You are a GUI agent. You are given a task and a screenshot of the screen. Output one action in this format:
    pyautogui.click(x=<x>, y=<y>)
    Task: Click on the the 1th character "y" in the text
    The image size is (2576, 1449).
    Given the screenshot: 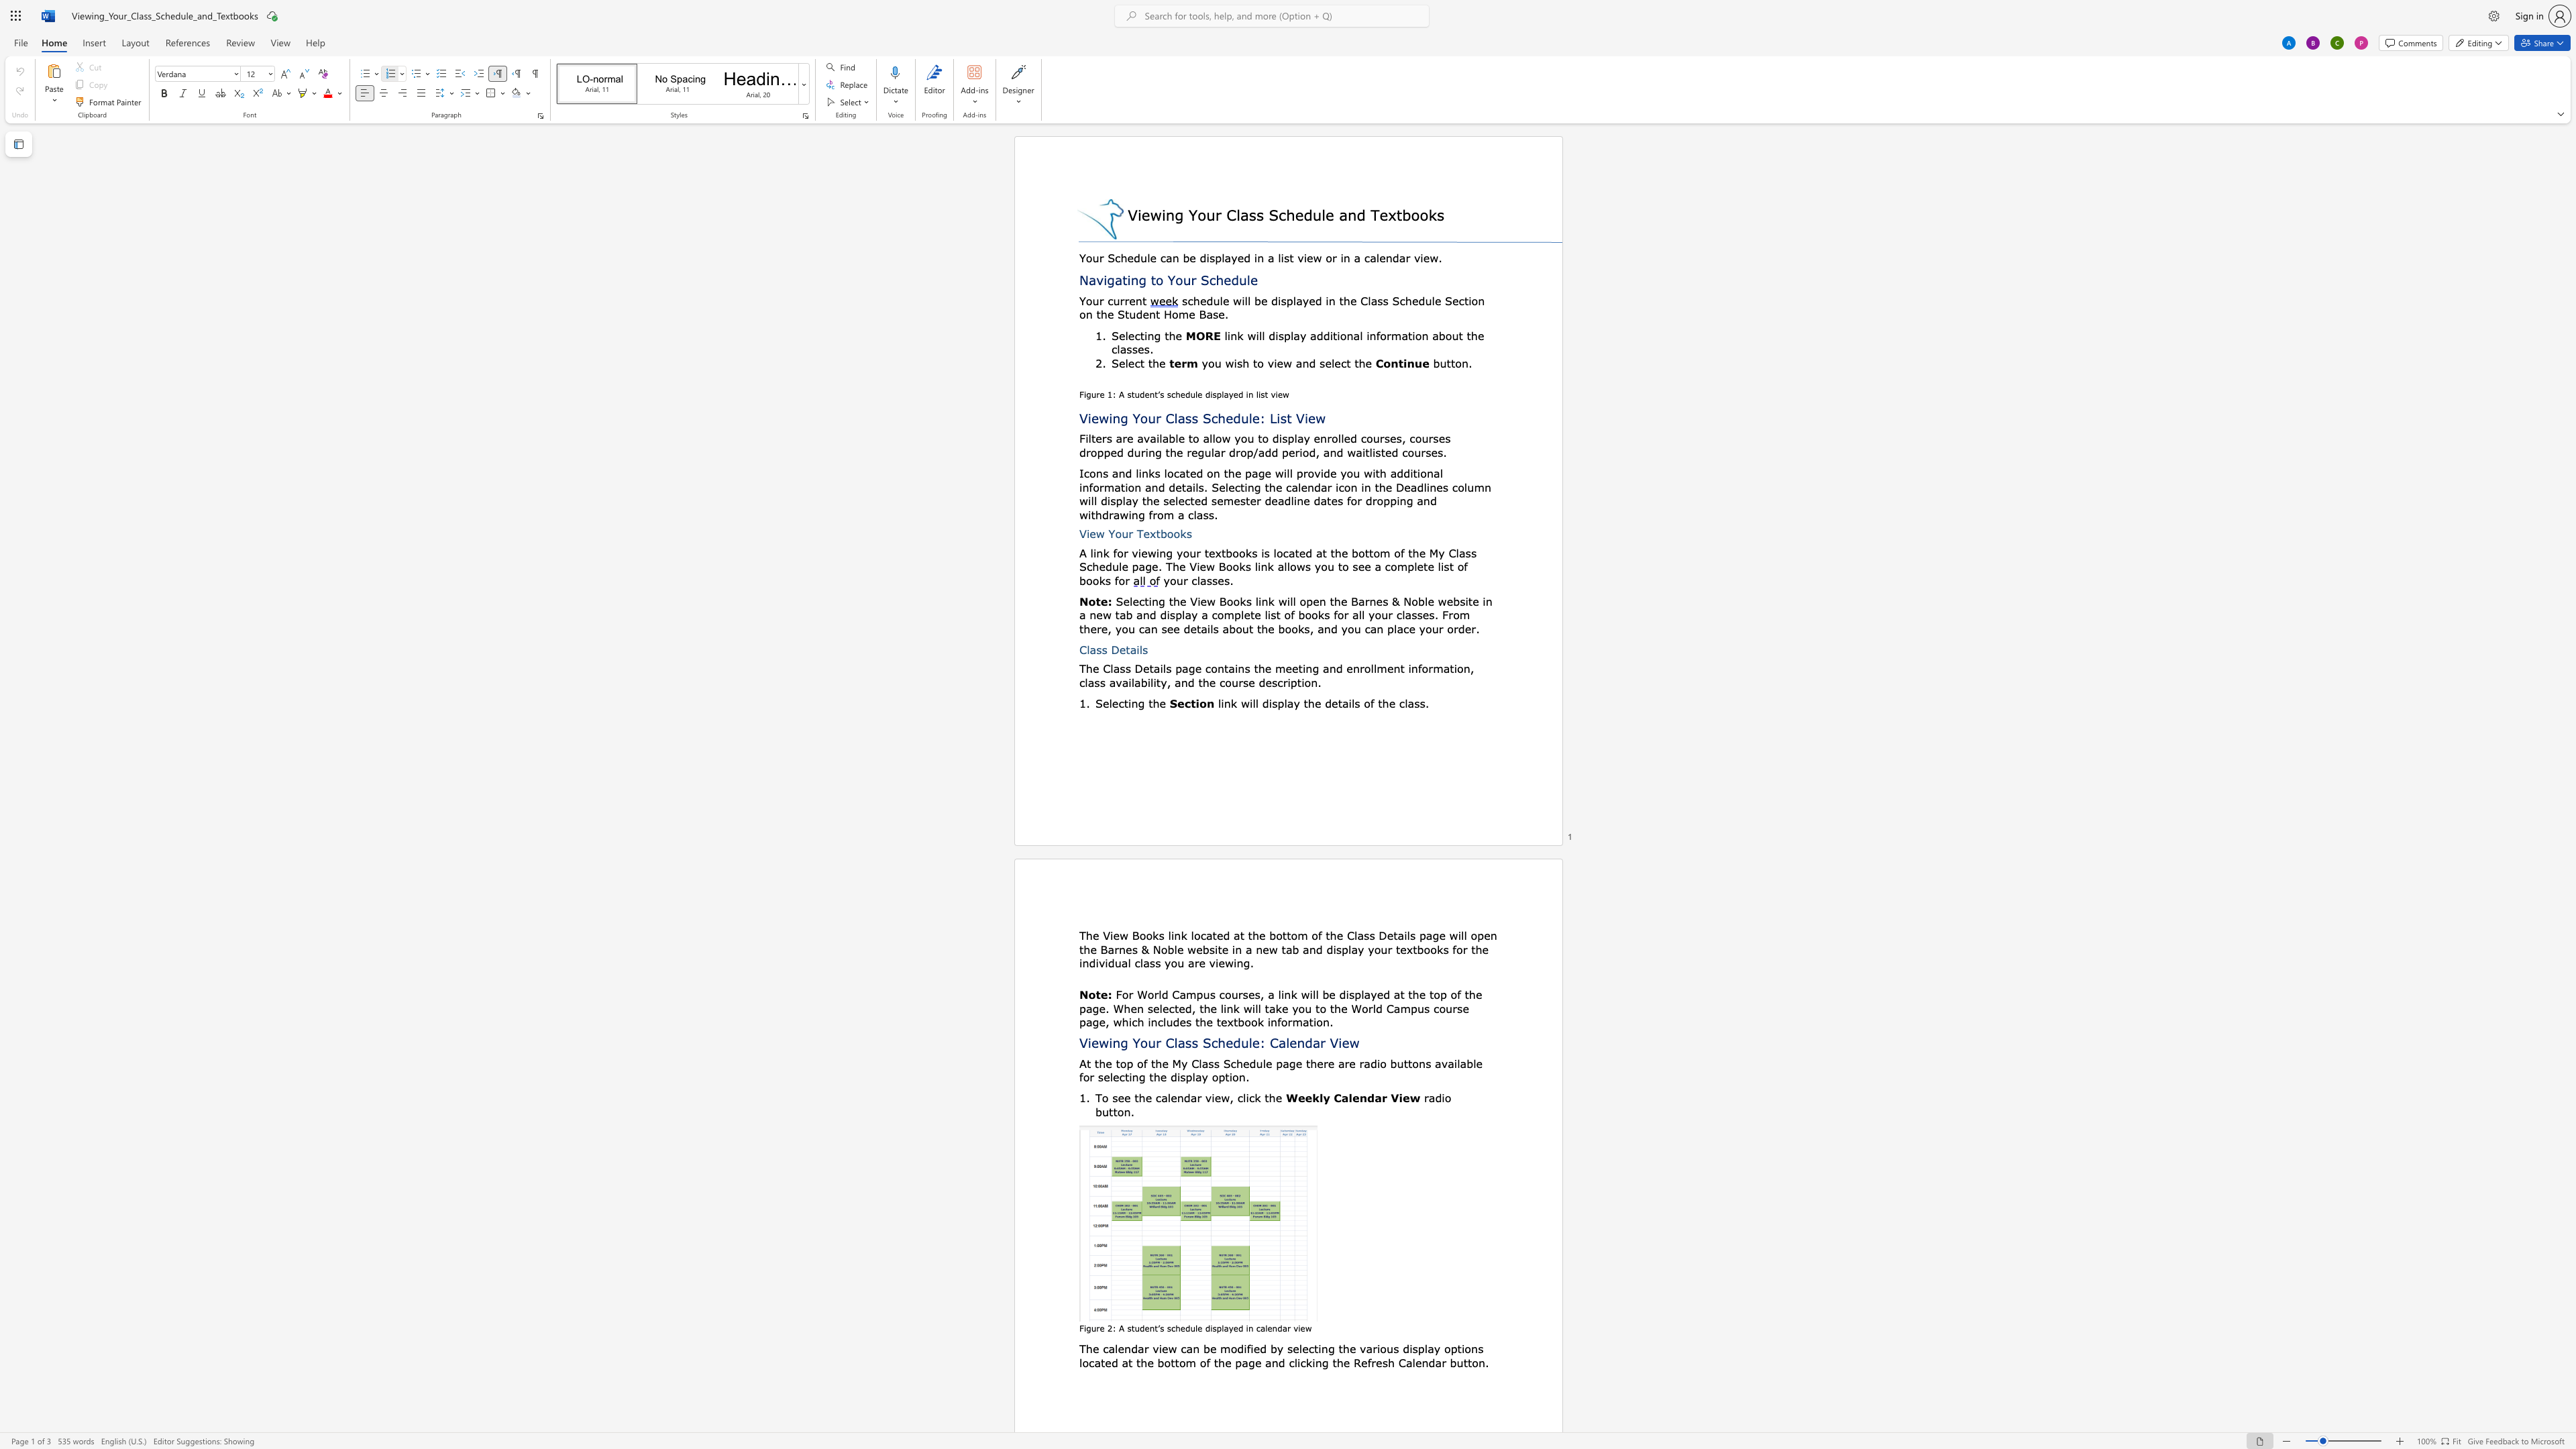 What is the action you would take?
    pyautogui.click(x=1231, y=394)
    